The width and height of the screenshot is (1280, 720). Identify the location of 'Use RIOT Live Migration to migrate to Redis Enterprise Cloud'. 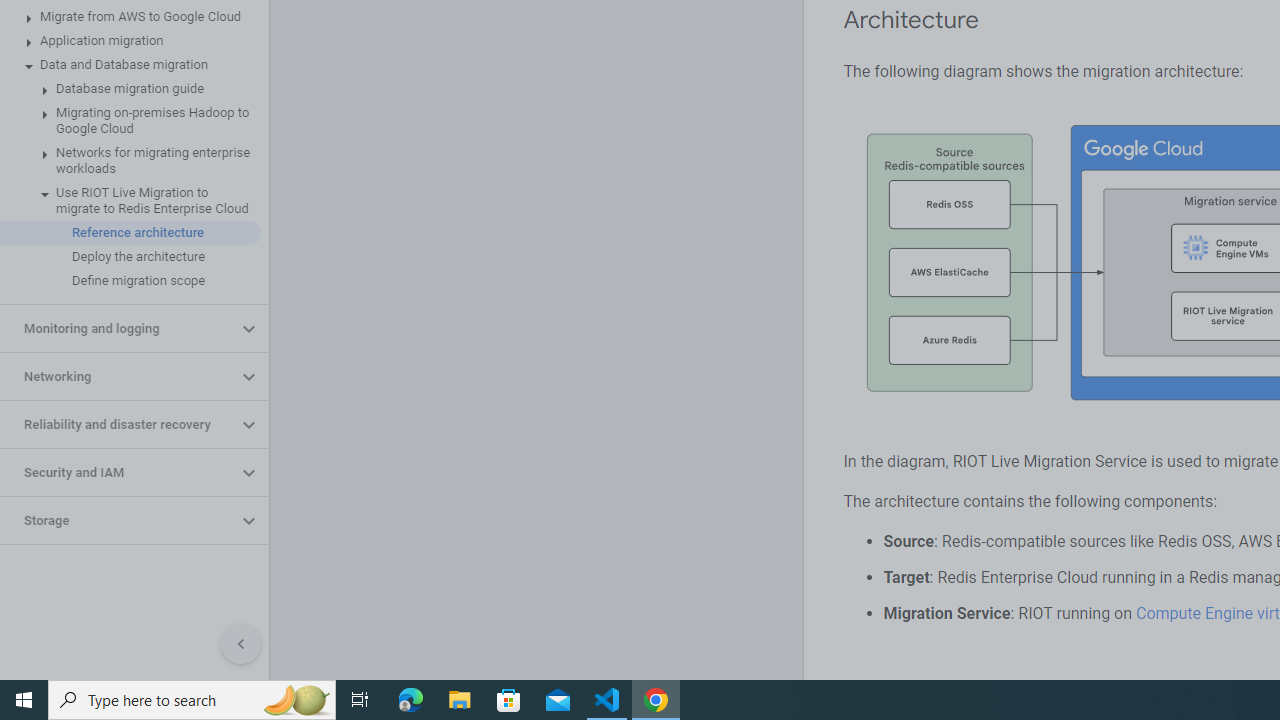
(129, 200).